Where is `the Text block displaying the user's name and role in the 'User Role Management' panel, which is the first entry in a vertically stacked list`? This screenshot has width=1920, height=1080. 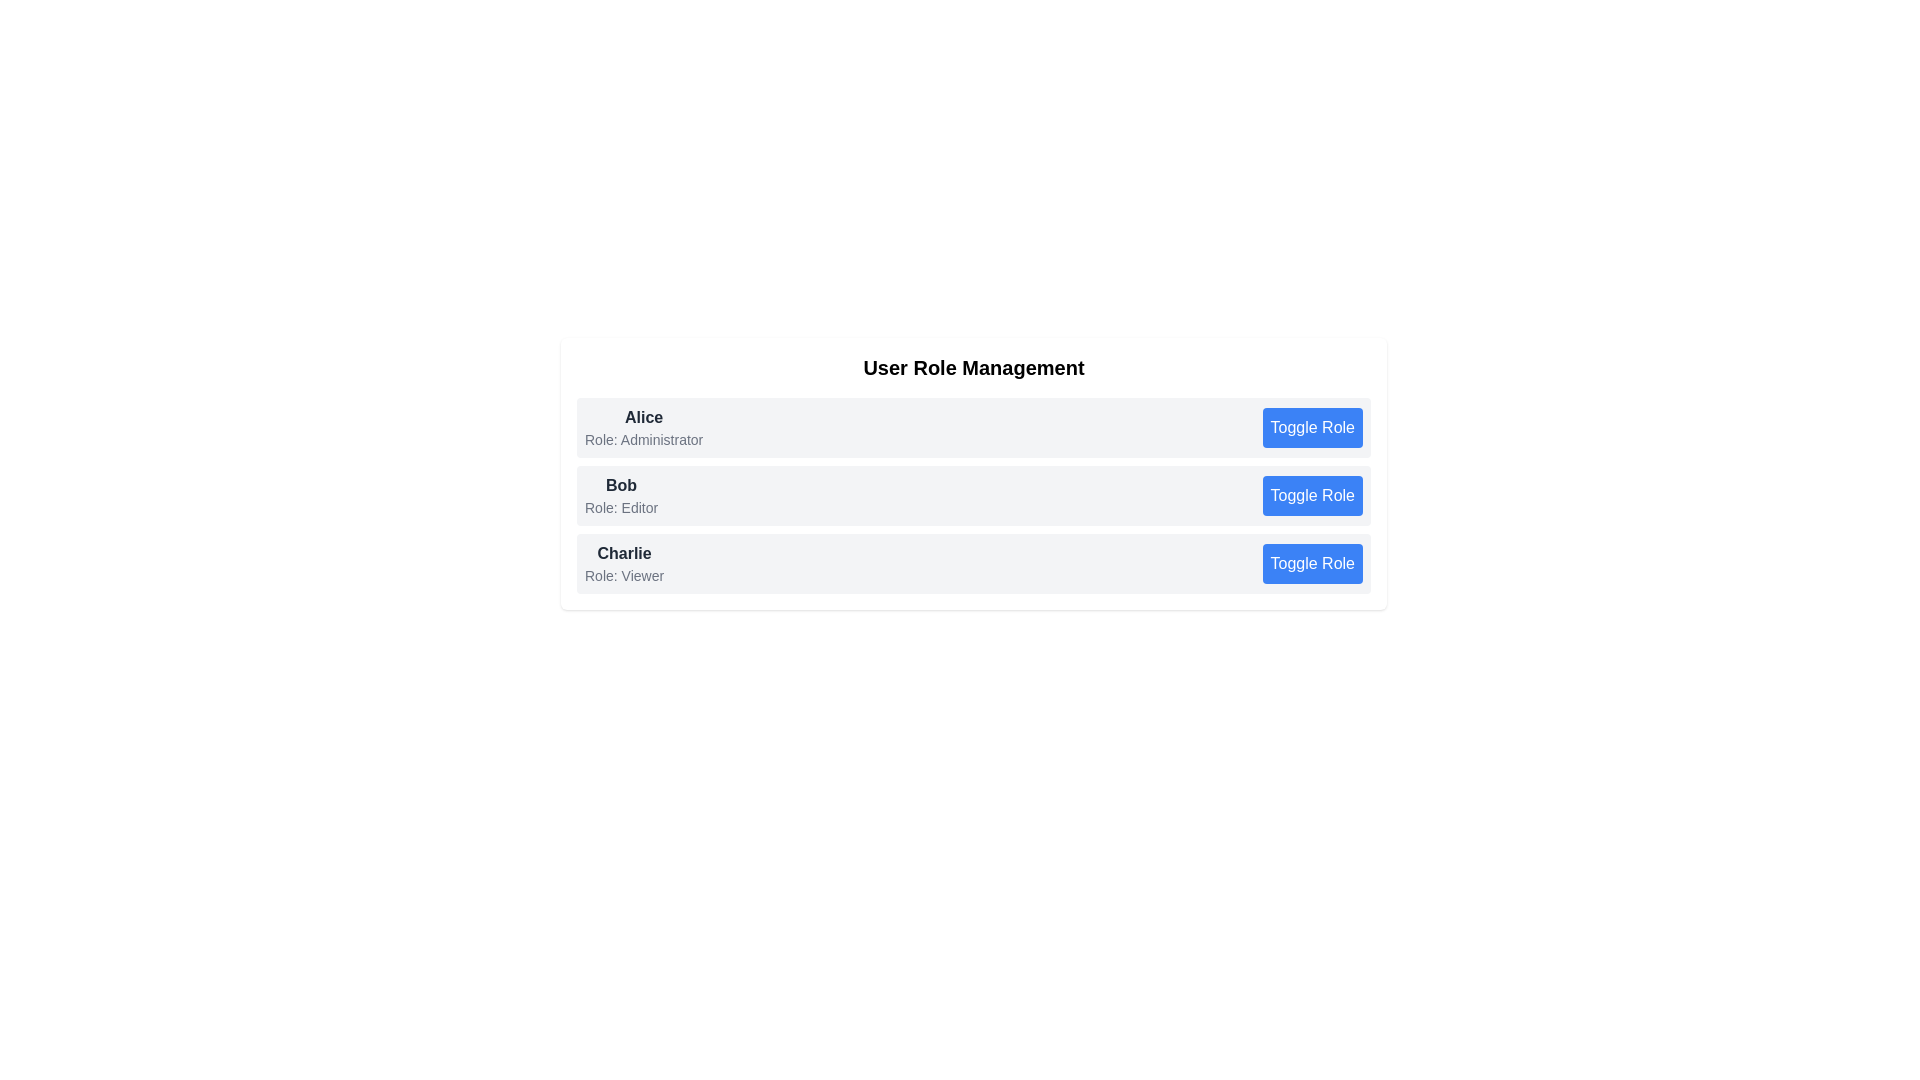
the Text block displaying the user's name and role in the 'User Role Management' panel, which is the first entry in a vertically stacked list is located at coordinates (644, 427).